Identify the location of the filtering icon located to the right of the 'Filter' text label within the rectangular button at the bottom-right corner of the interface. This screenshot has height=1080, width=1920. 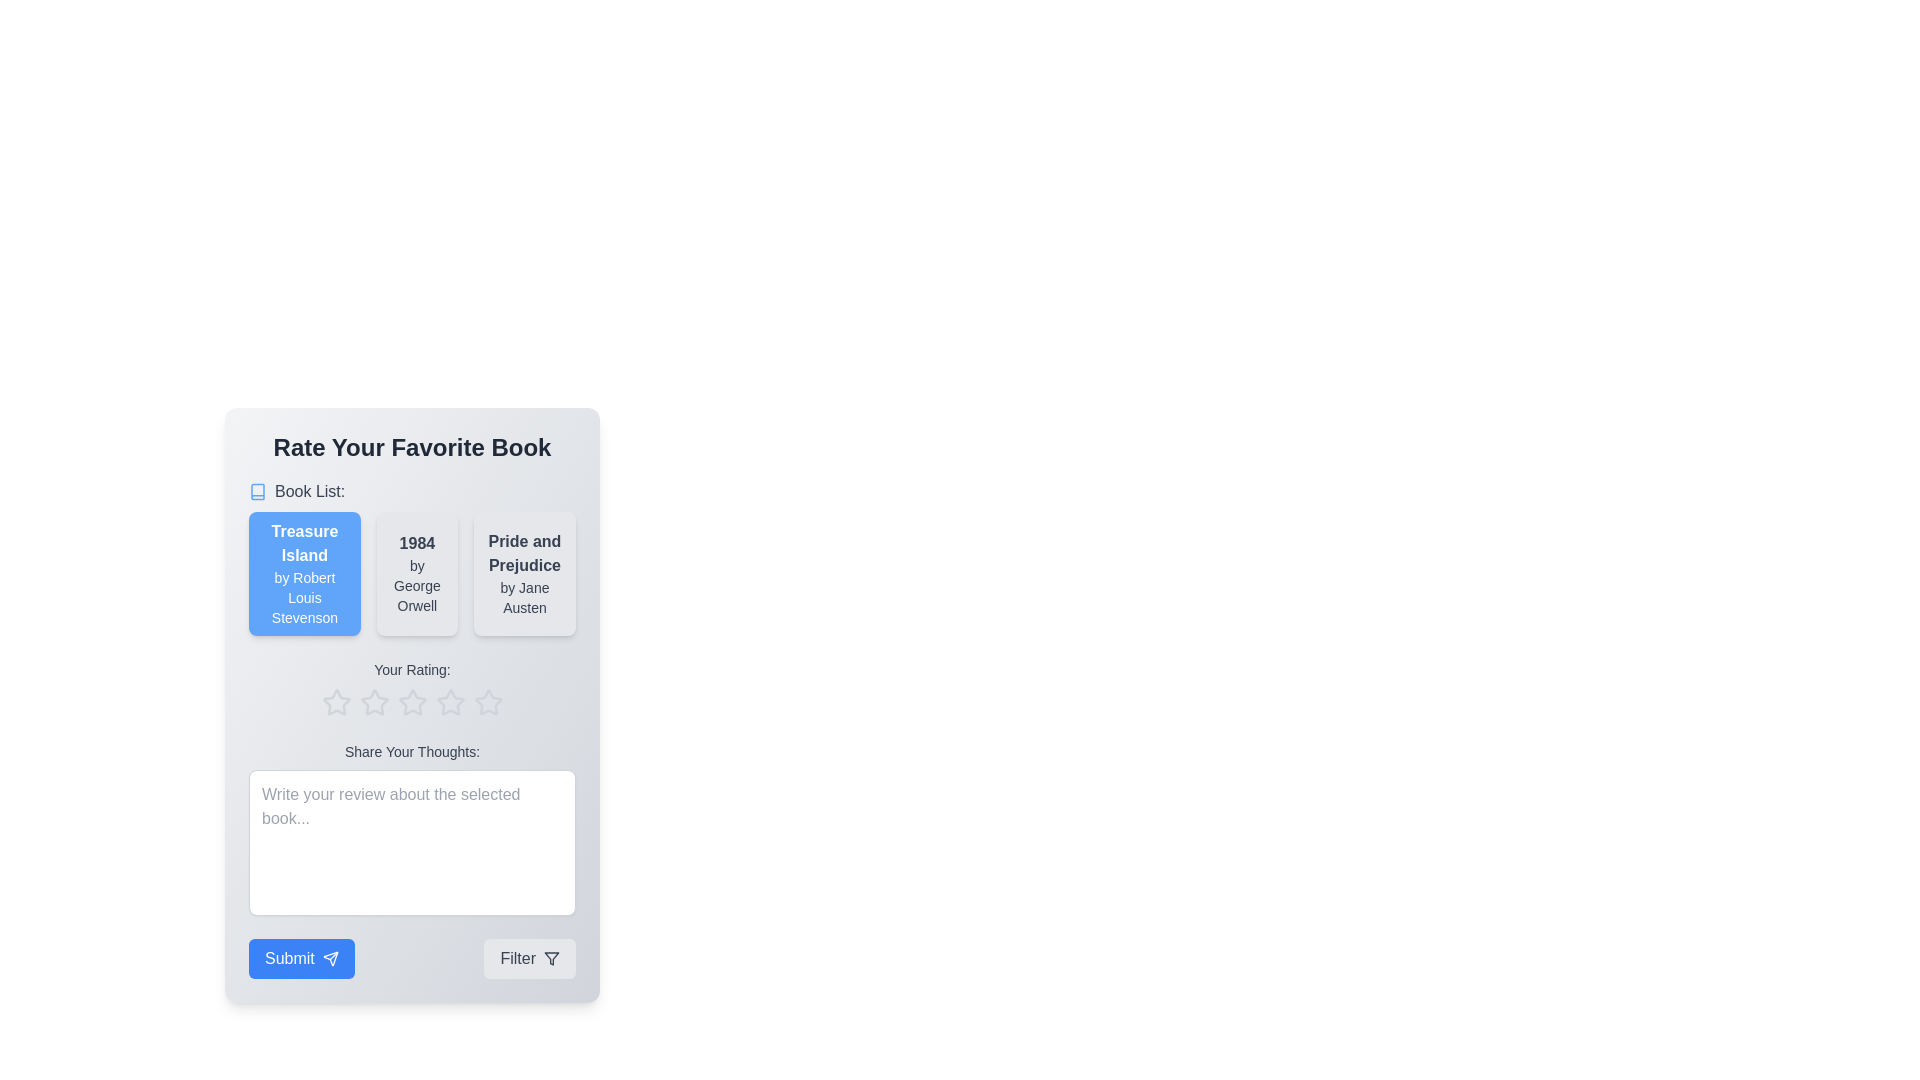
(552, 958).